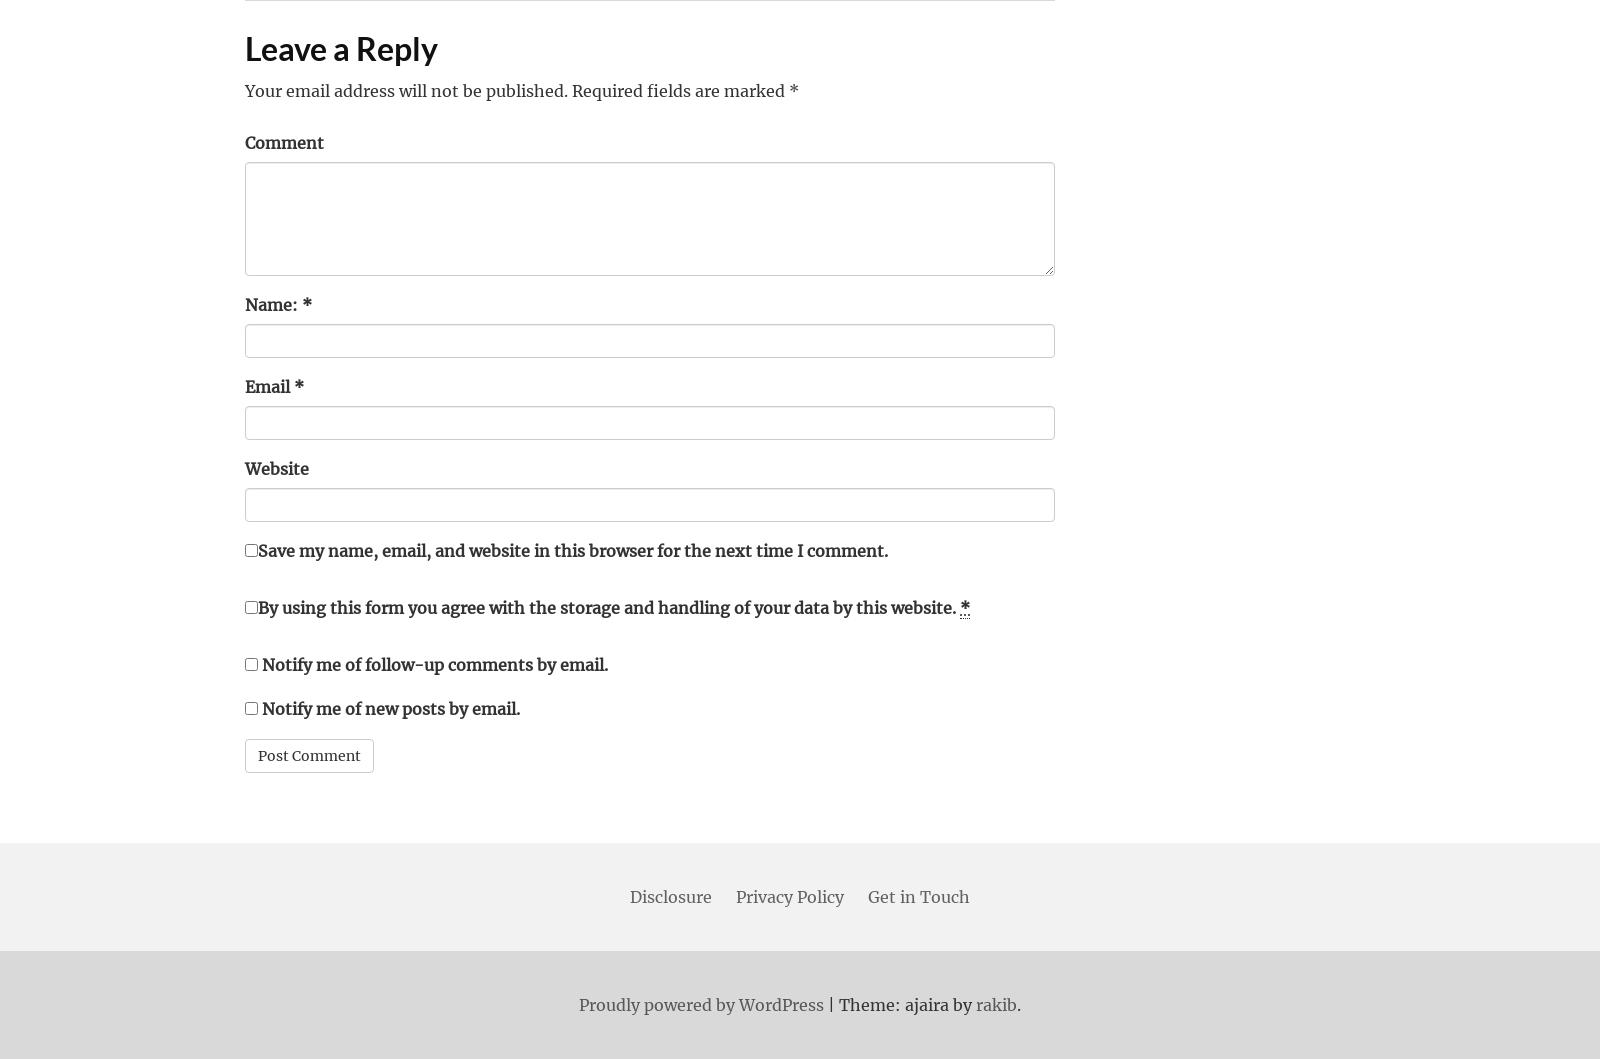 The height and width of the screenshot is (1059, 1600). Describe the element at coordinates (701, 1003) in the screenshot. I see `'Proudly powered by WordPress'` at that location.